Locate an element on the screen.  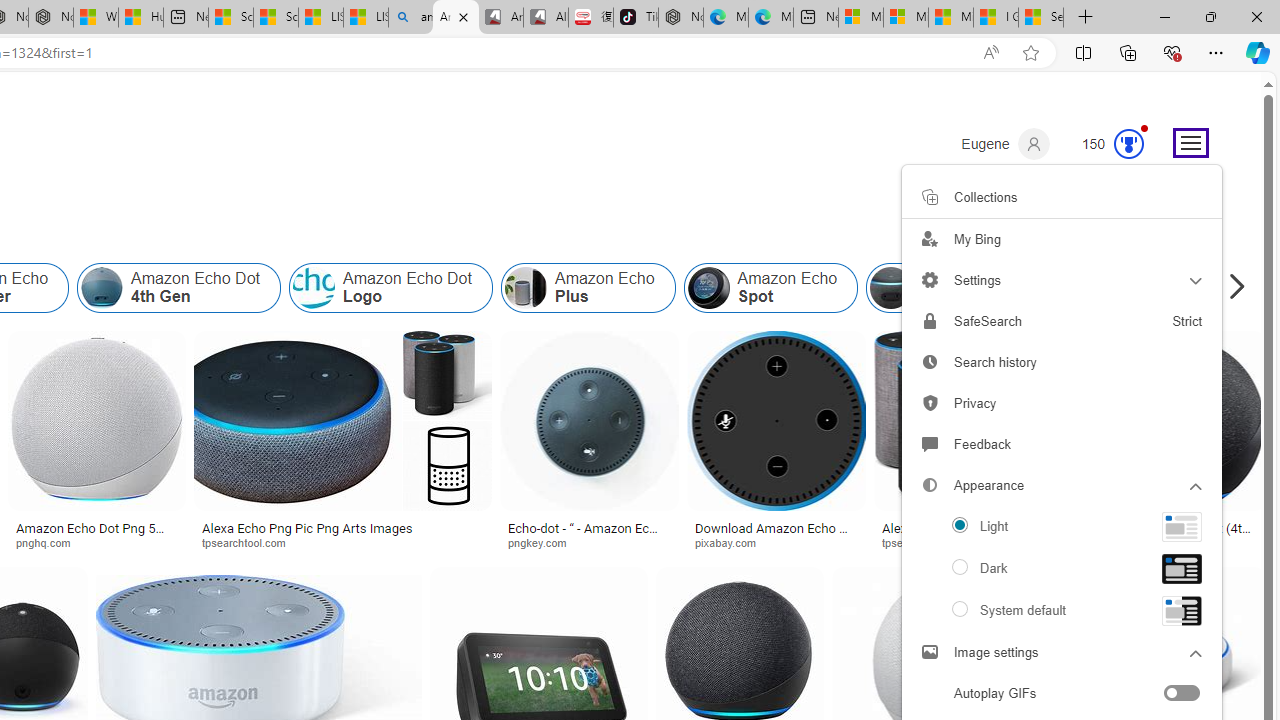
'SafeSearch Strict' is located at coordinates (1061, 320).